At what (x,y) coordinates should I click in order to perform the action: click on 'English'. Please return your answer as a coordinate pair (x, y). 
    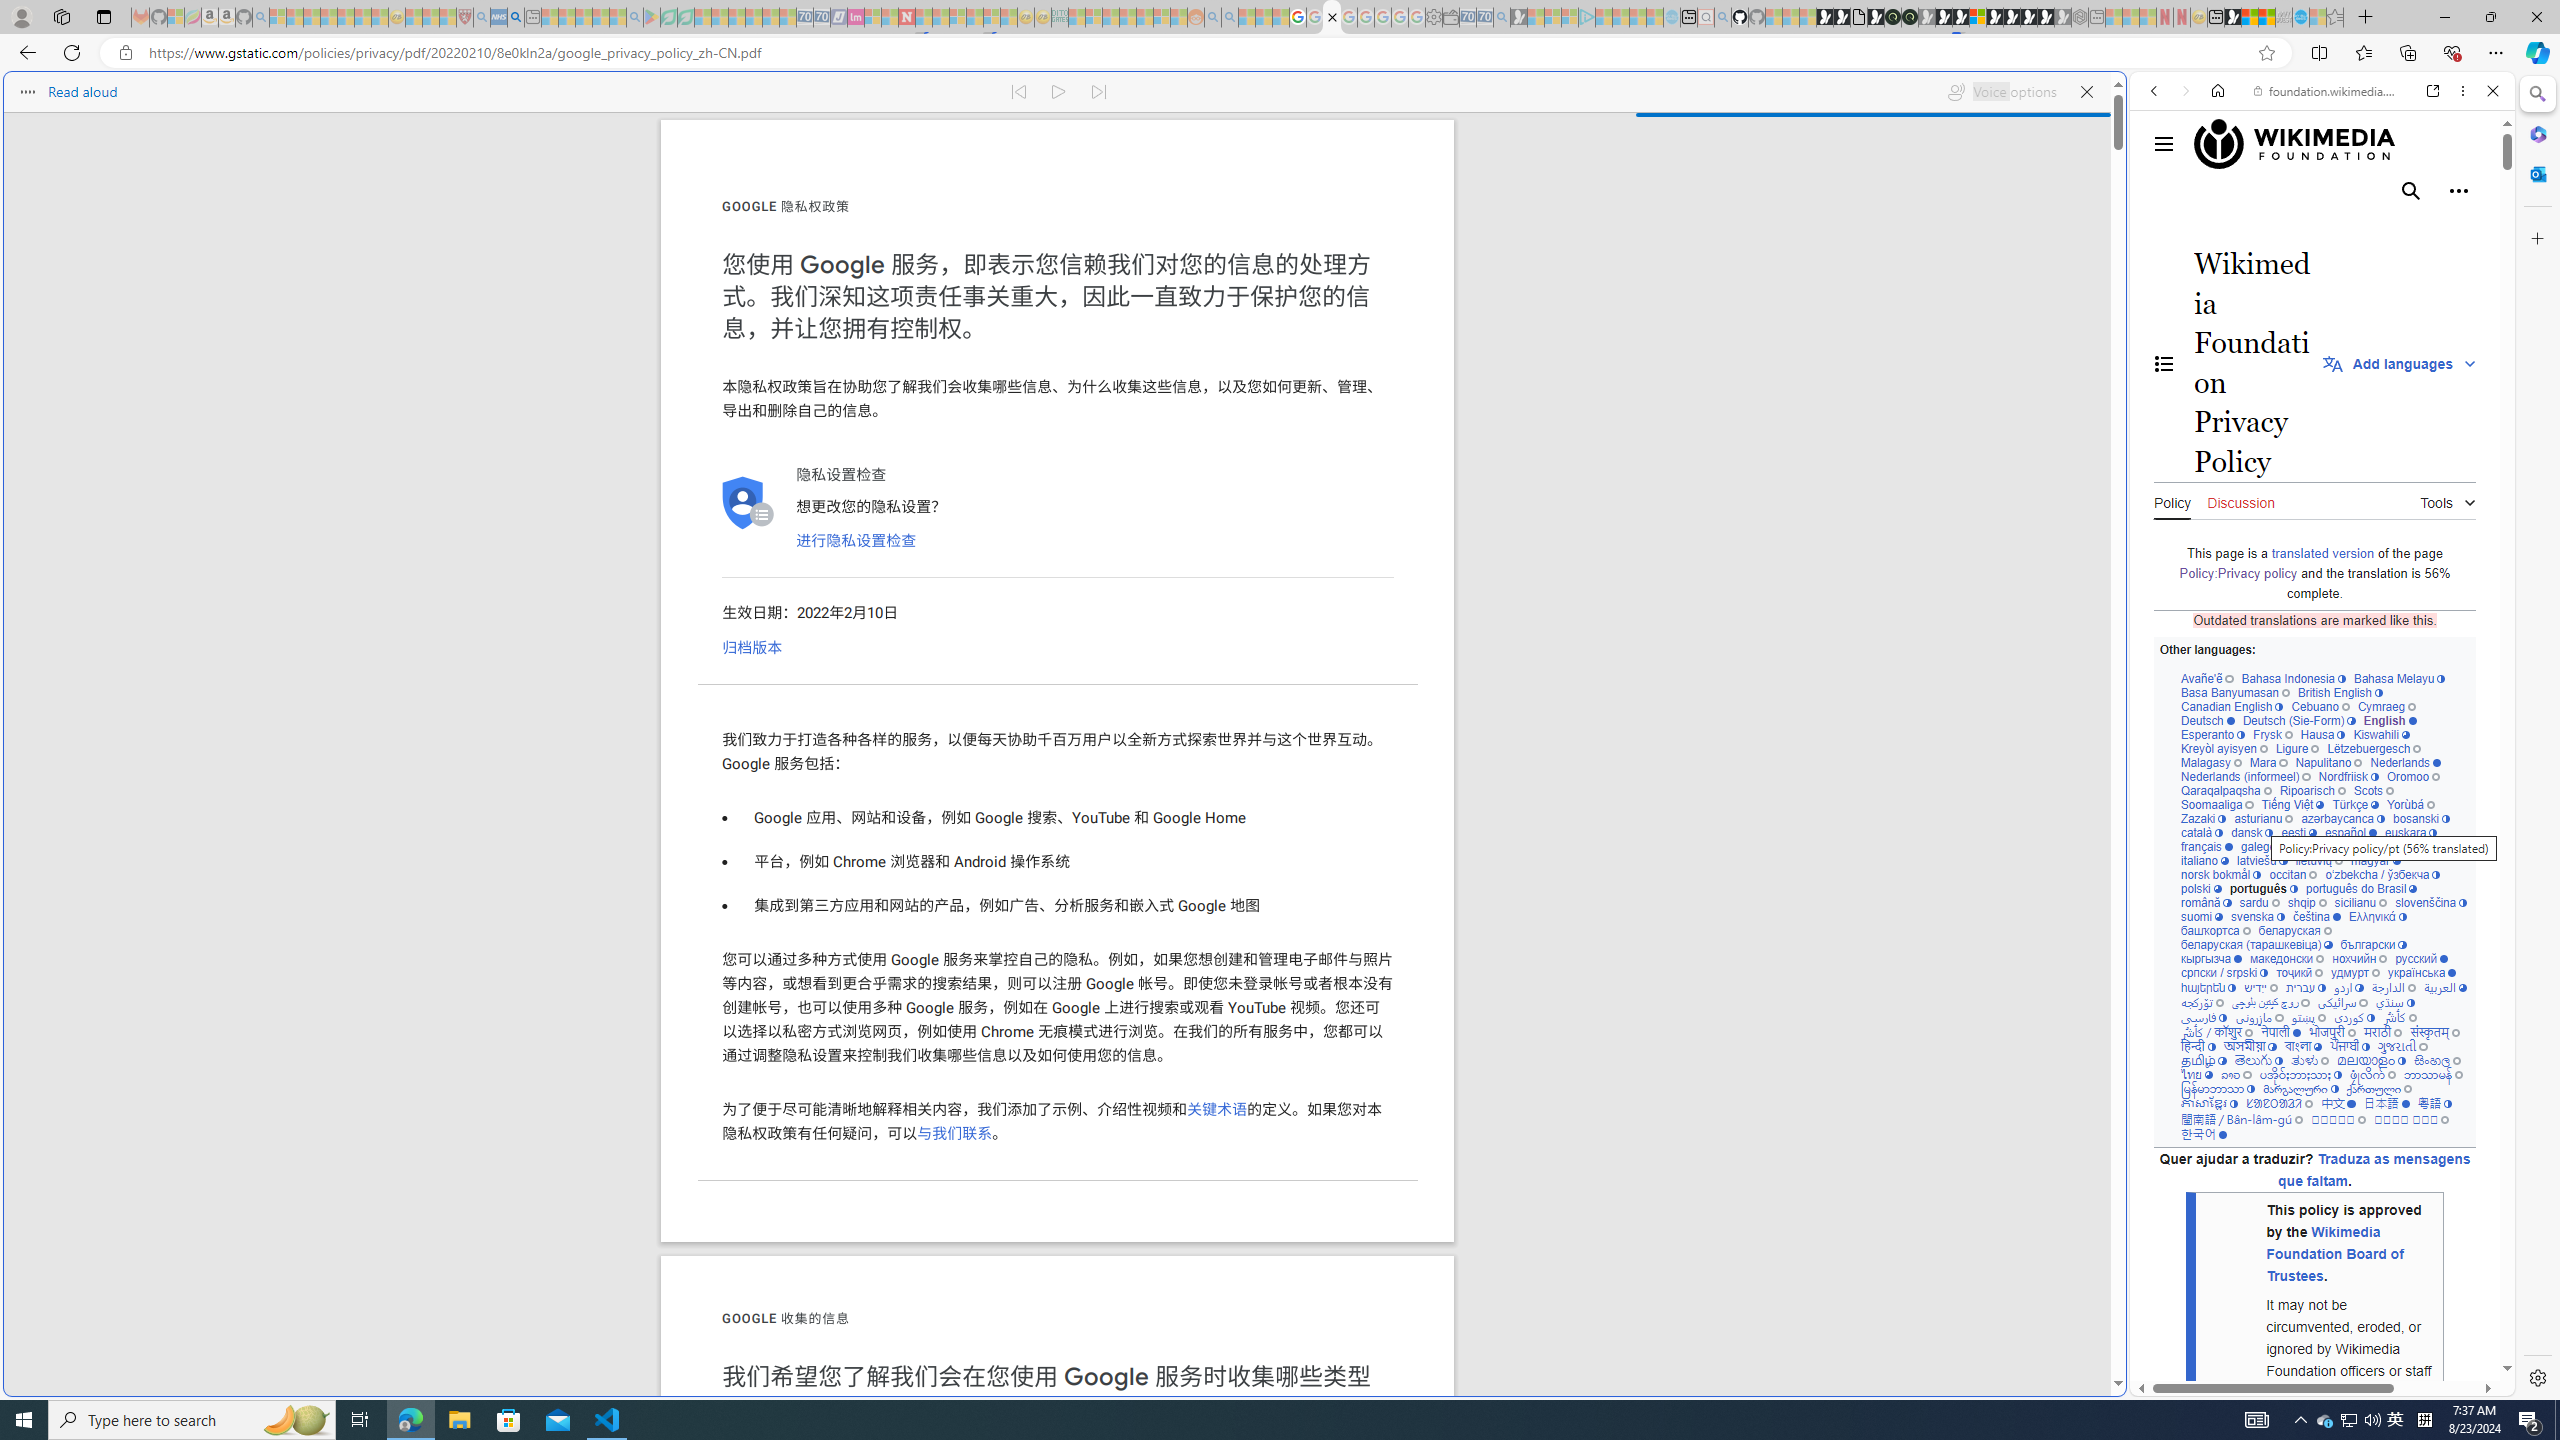
    Looking at the image, I should click on (2388, 720).